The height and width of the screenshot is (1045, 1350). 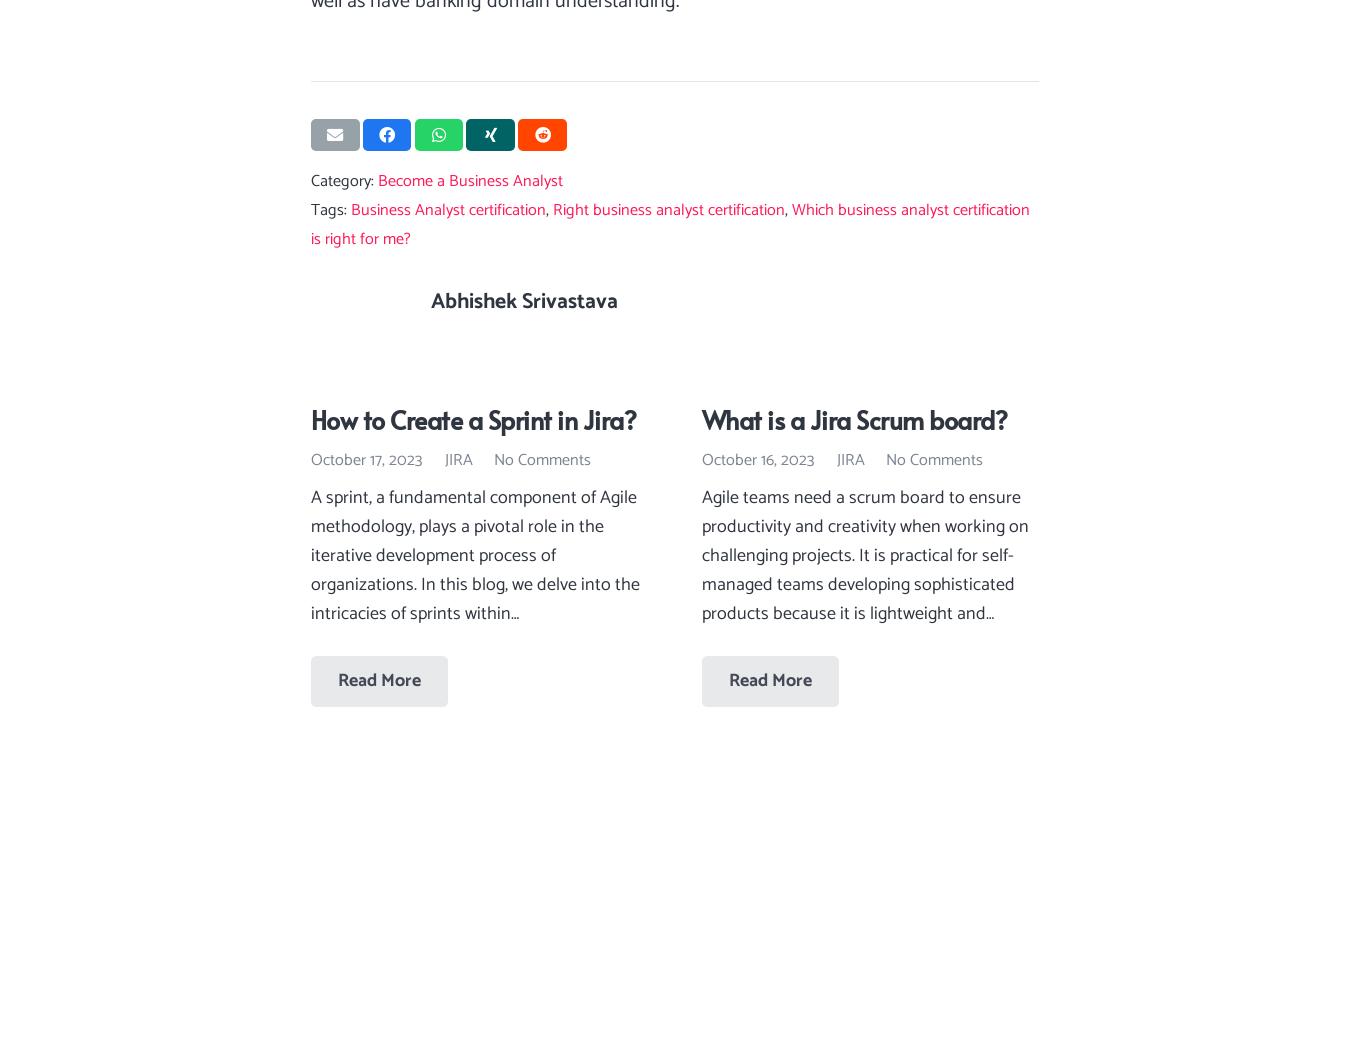 What do you see at coordinates (670, 224) in the screenshot?
I see `'Which business analyst certification is right for me?'` at bounding box center [670, 224].